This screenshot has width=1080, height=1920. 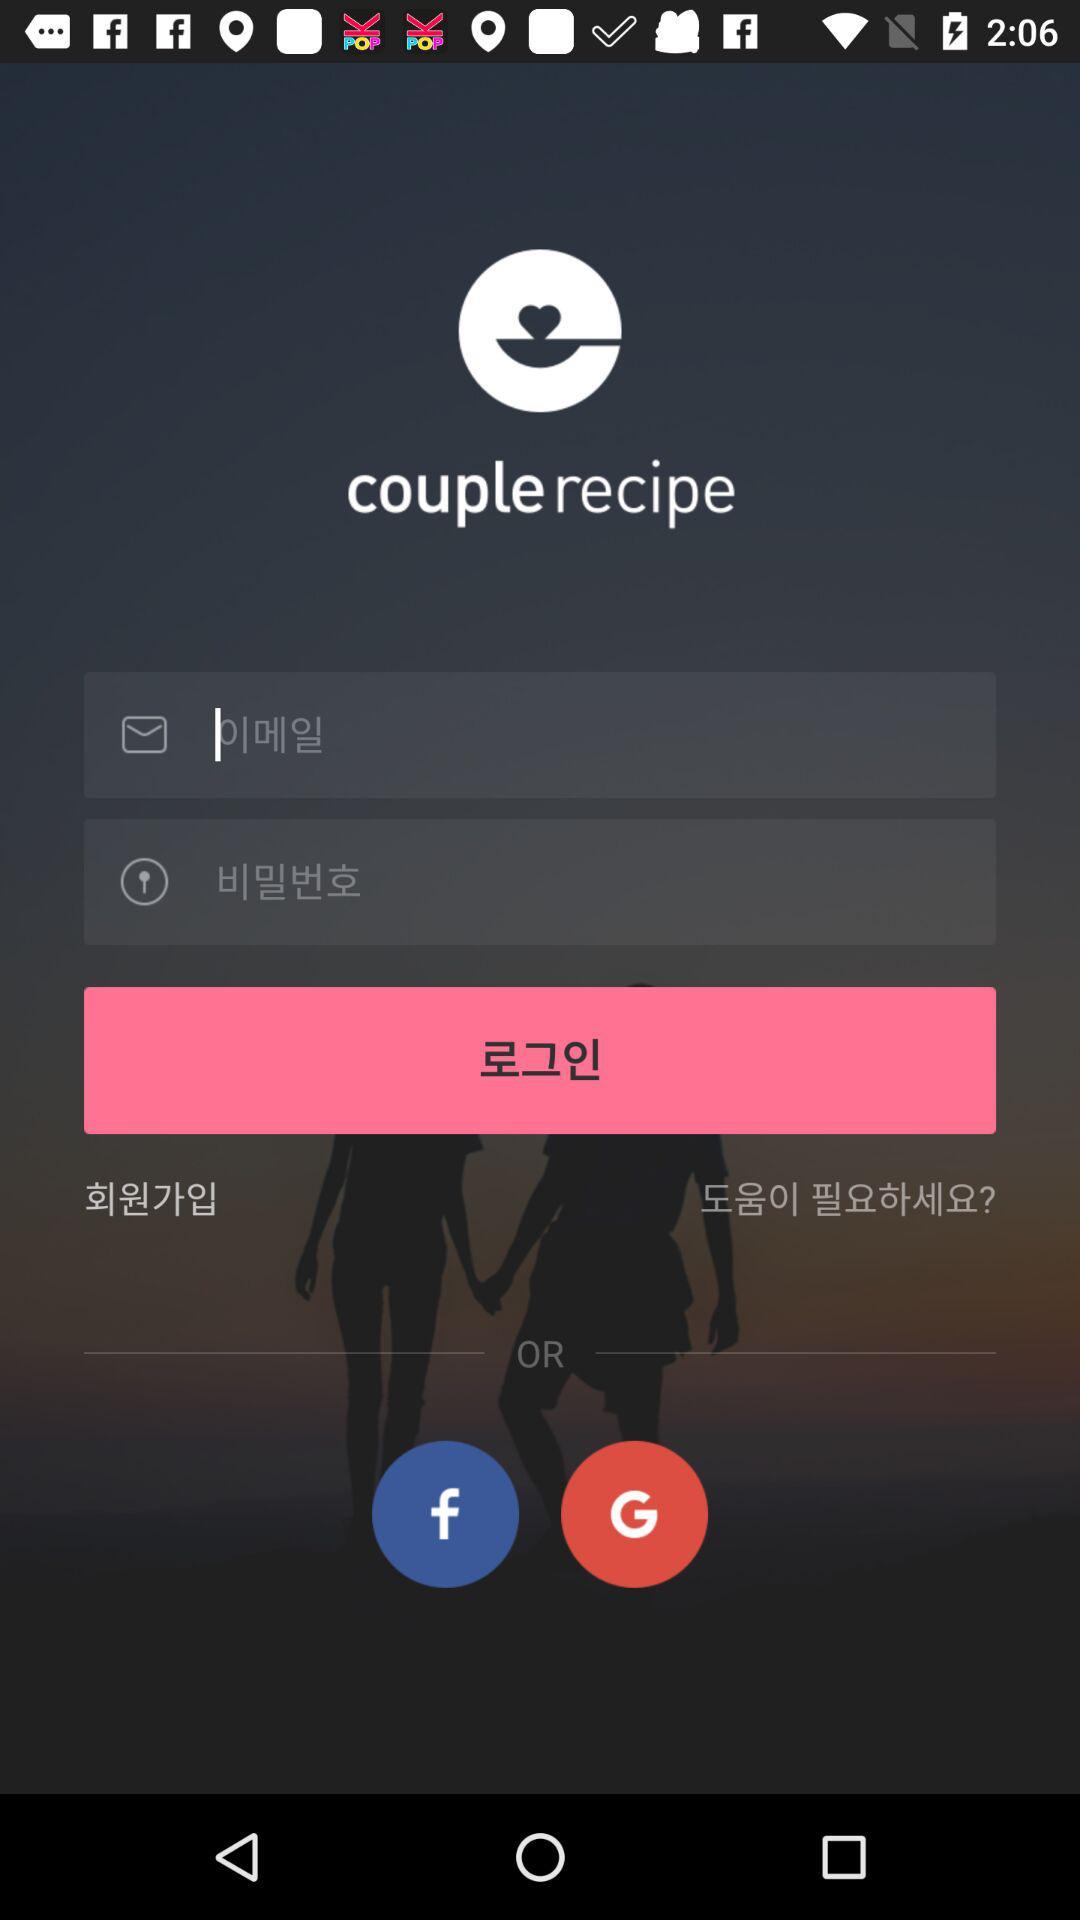 I want to click on item on the left, so click(x=150, y=1210).